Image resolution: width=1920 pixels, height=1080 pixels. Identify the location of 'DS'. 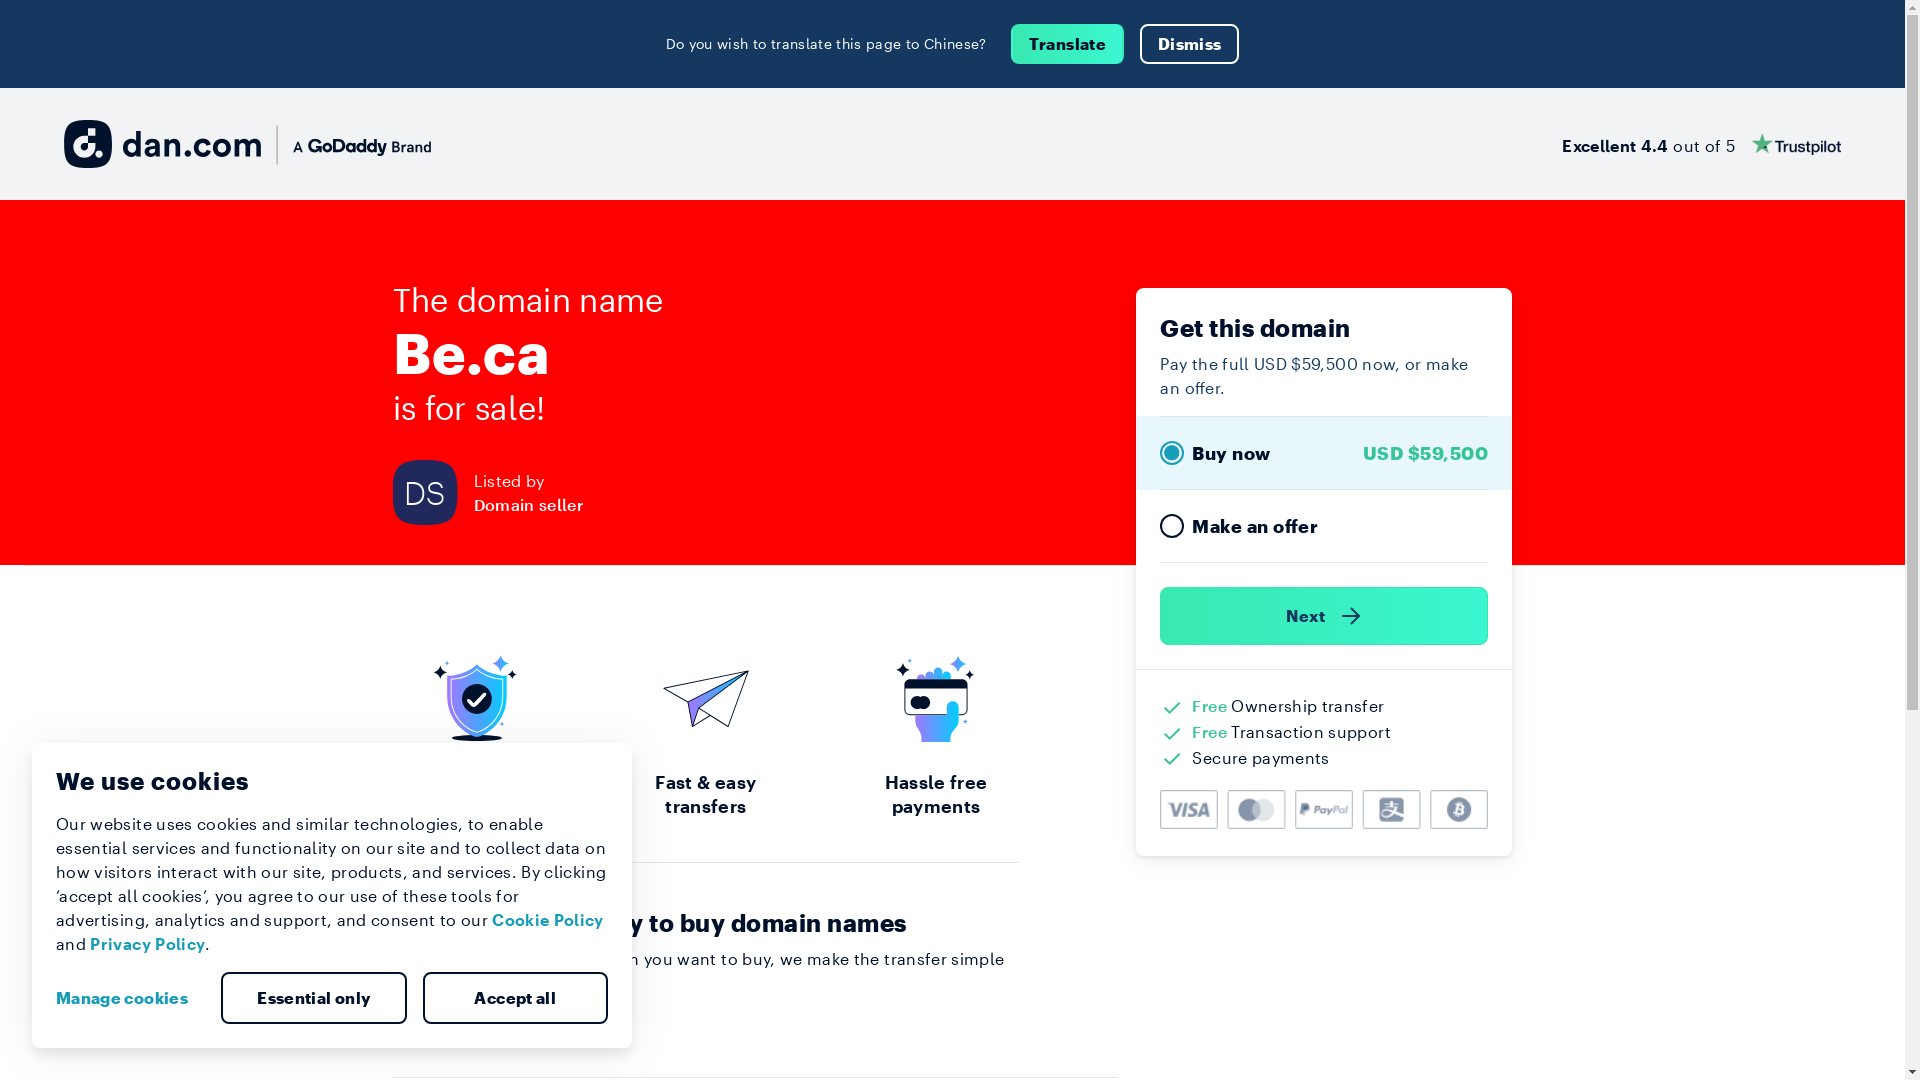
(431, 492).